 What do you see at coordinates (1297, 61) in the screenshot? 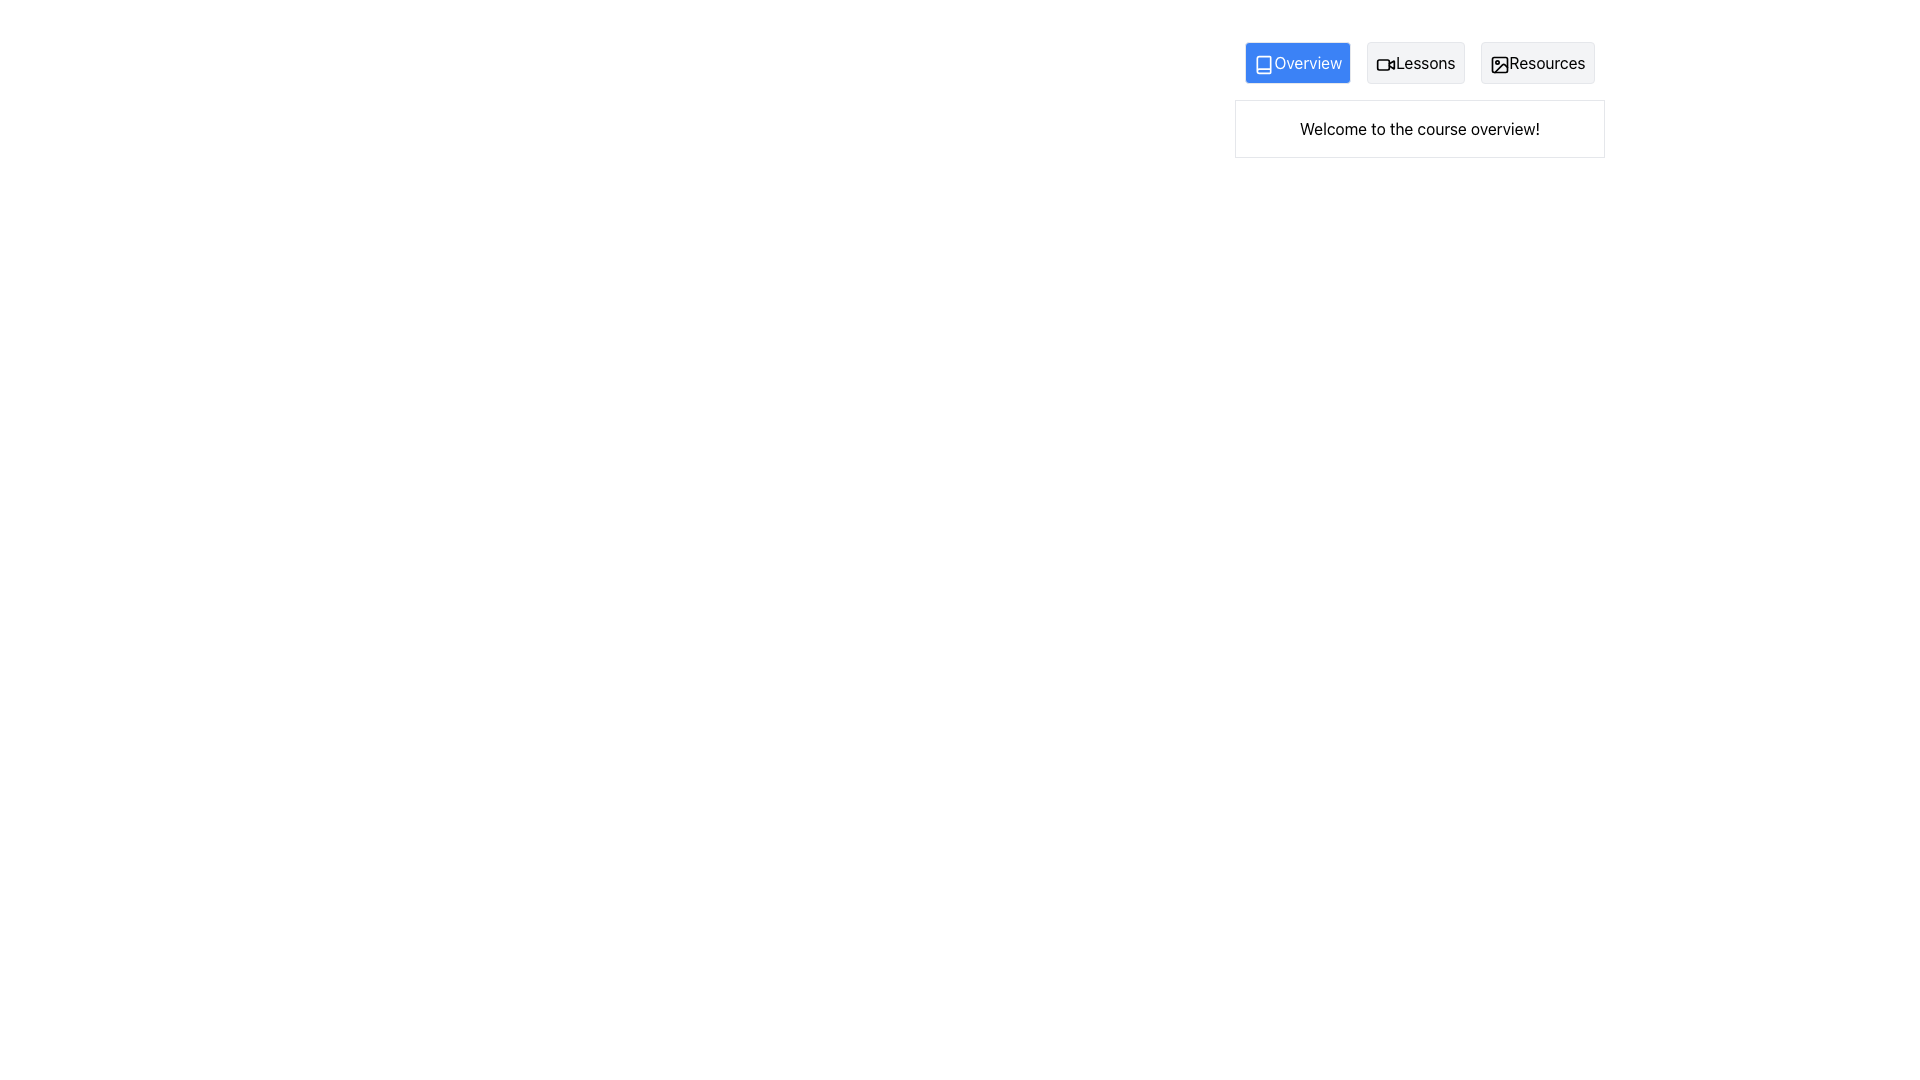
I see `the 'Overview' button located at the upper-right area of the interface` at bounding box center [1297, 61].